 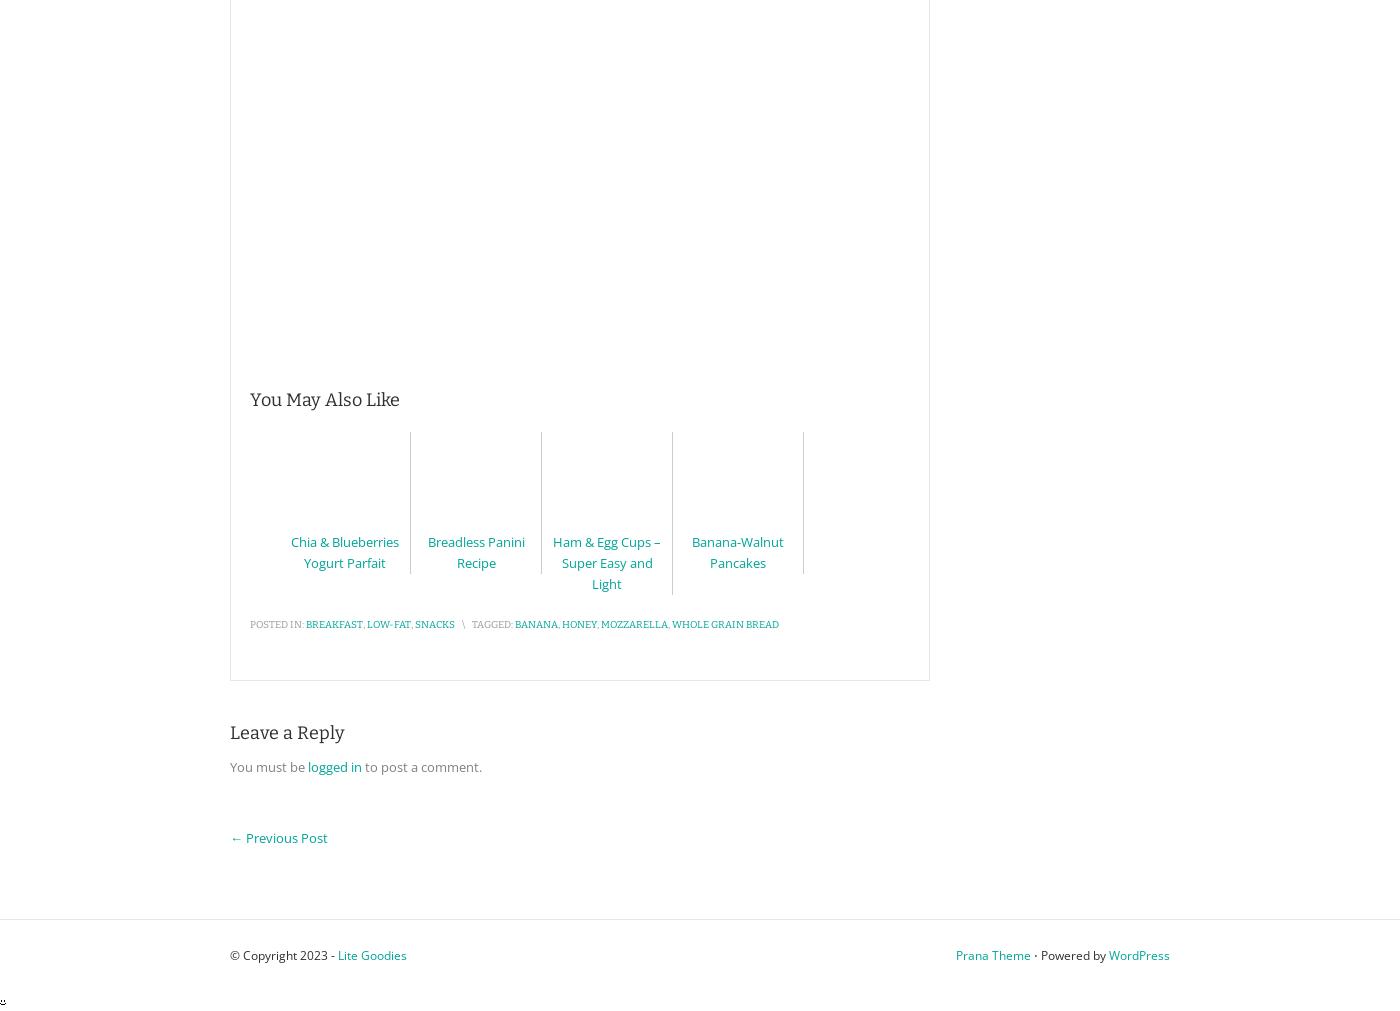 I want to click on 'WordPress', so click(x=1139, y=955).